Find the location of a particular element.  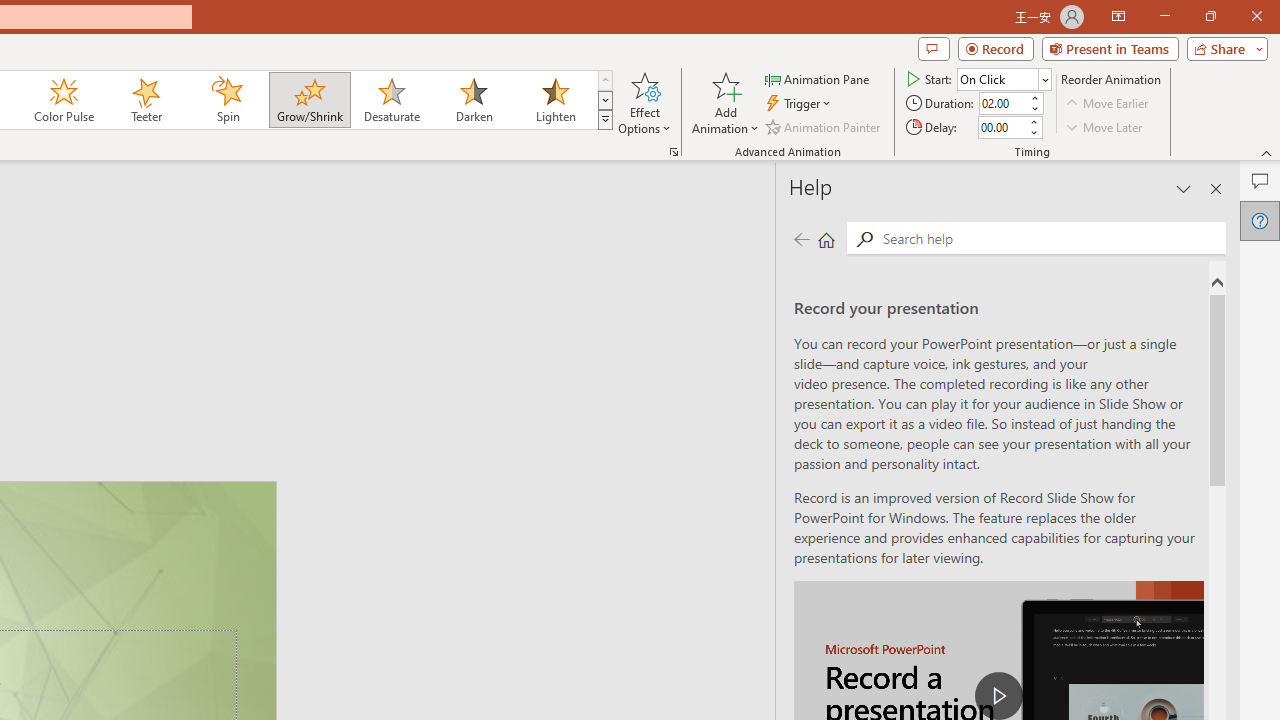

'Animation Painter' is located at coordinates (824, 127).